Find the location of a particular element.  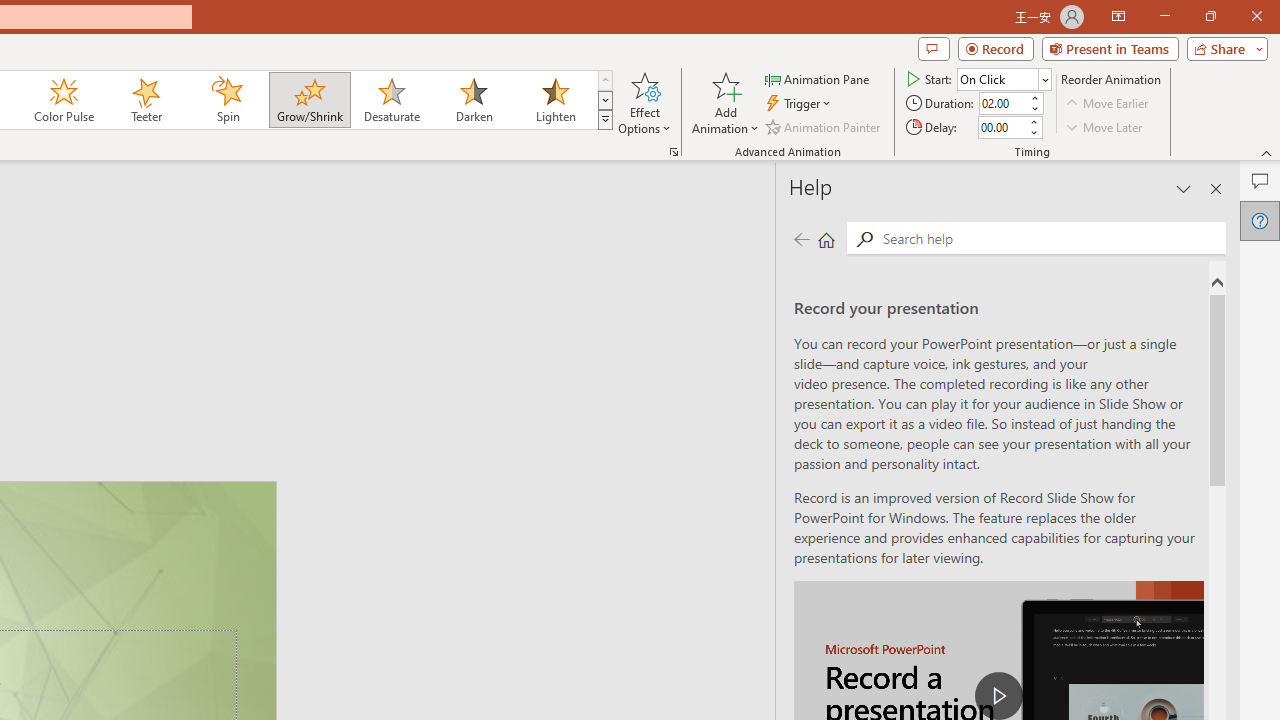

'Animation Painter' is located at coordinates (824, 127).